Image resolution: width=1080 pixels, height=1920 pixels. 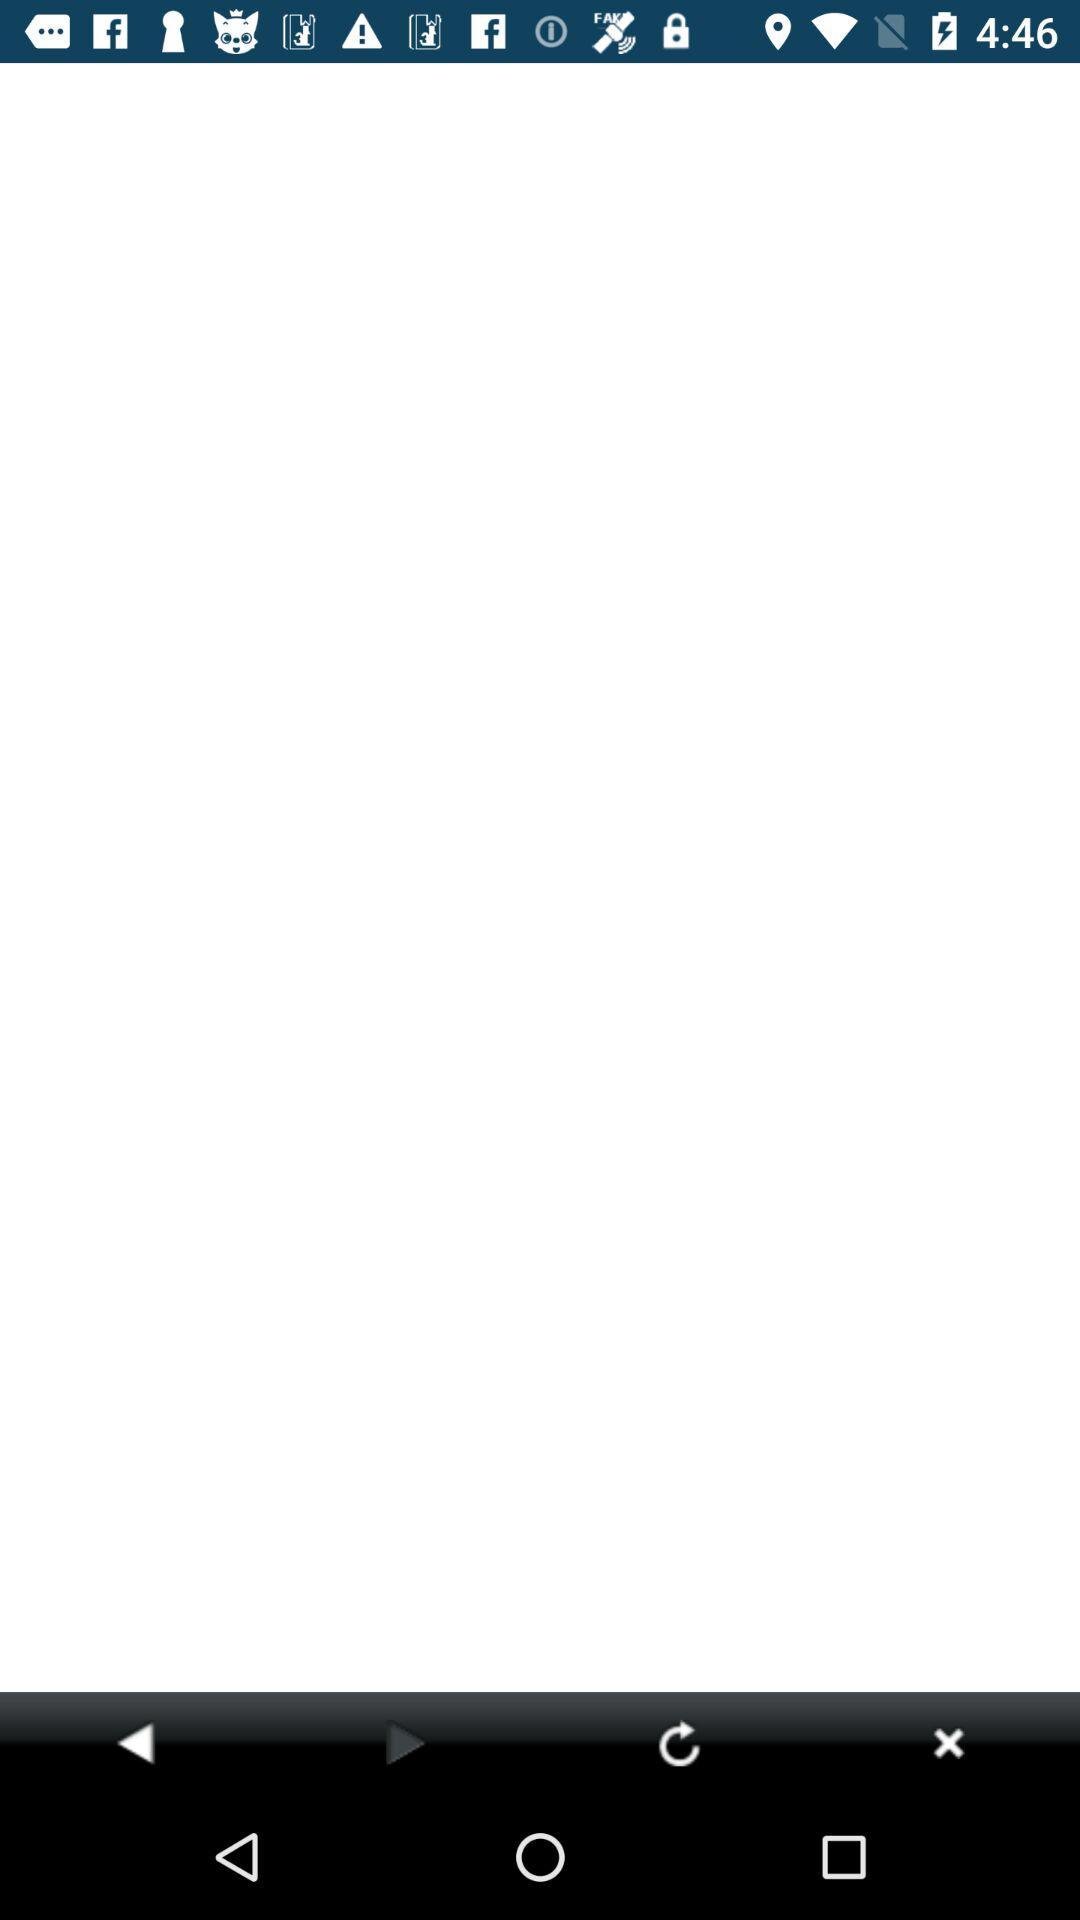 I want to click on item at the center, so click(x=540, y=877).